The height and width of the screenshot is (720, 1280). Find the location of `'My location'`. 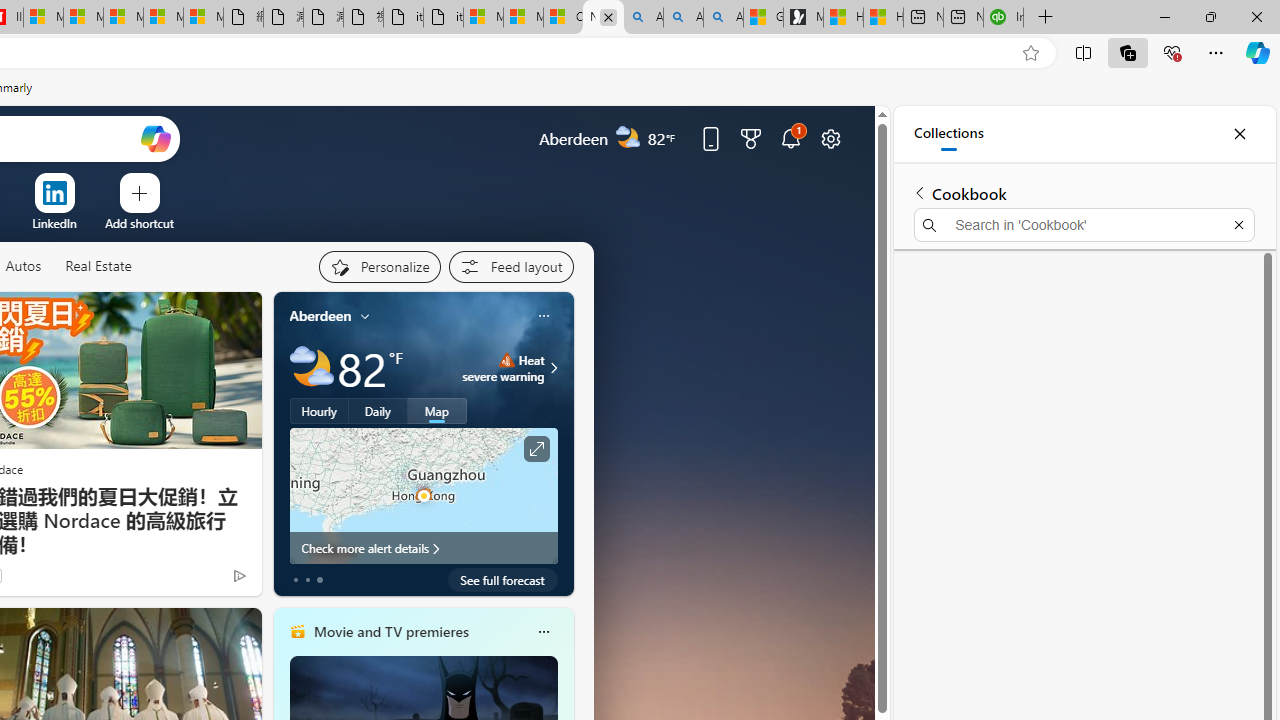

'My location' is located at coordinates (365, 315).